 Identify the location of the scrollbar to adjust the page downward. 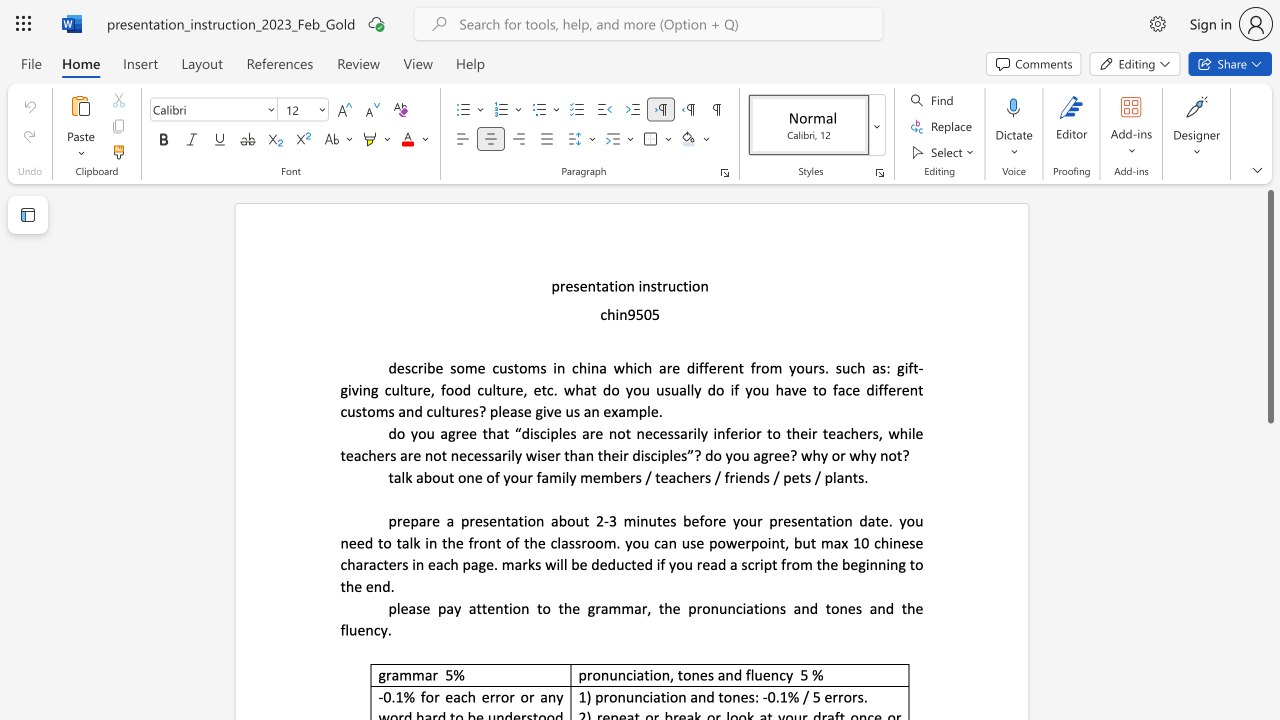
(1269, 560).